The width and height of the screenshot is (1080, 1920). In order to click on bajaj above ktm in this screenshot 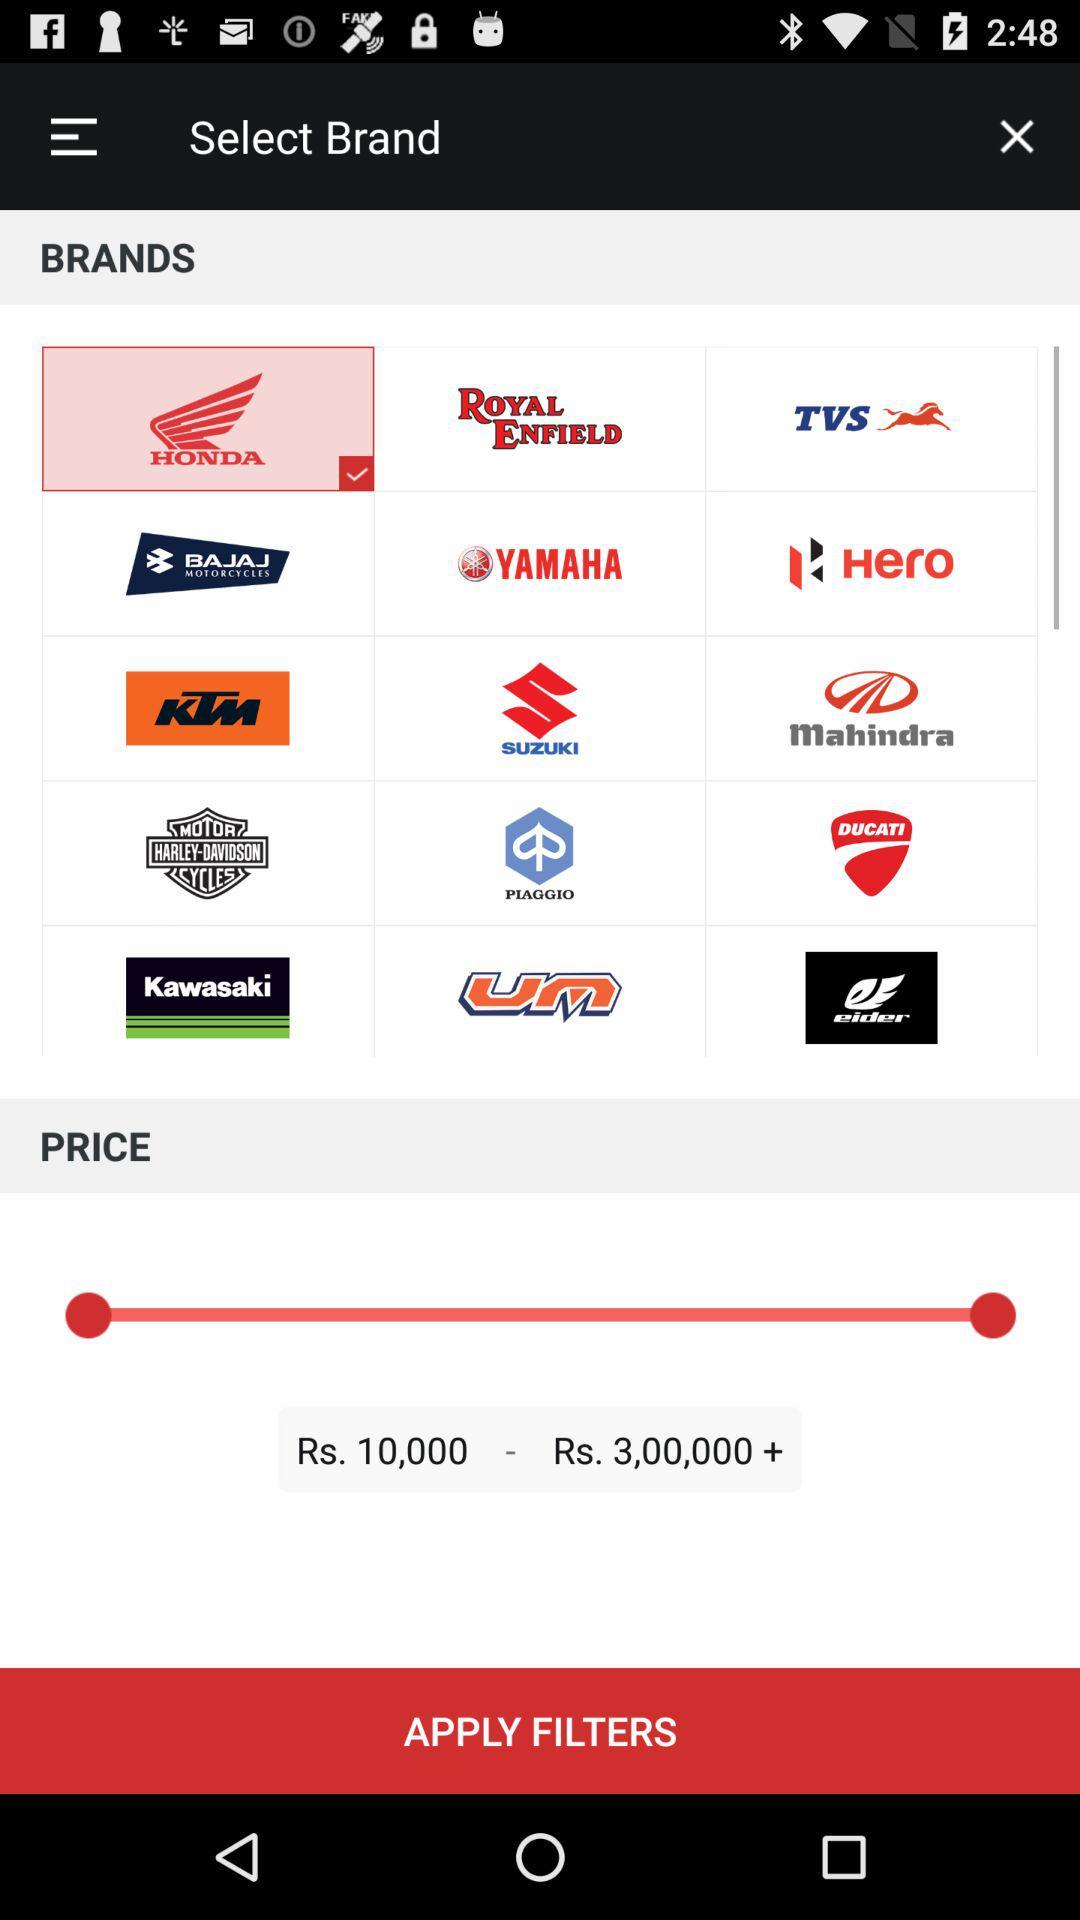, I will do `click(208, 562)`.